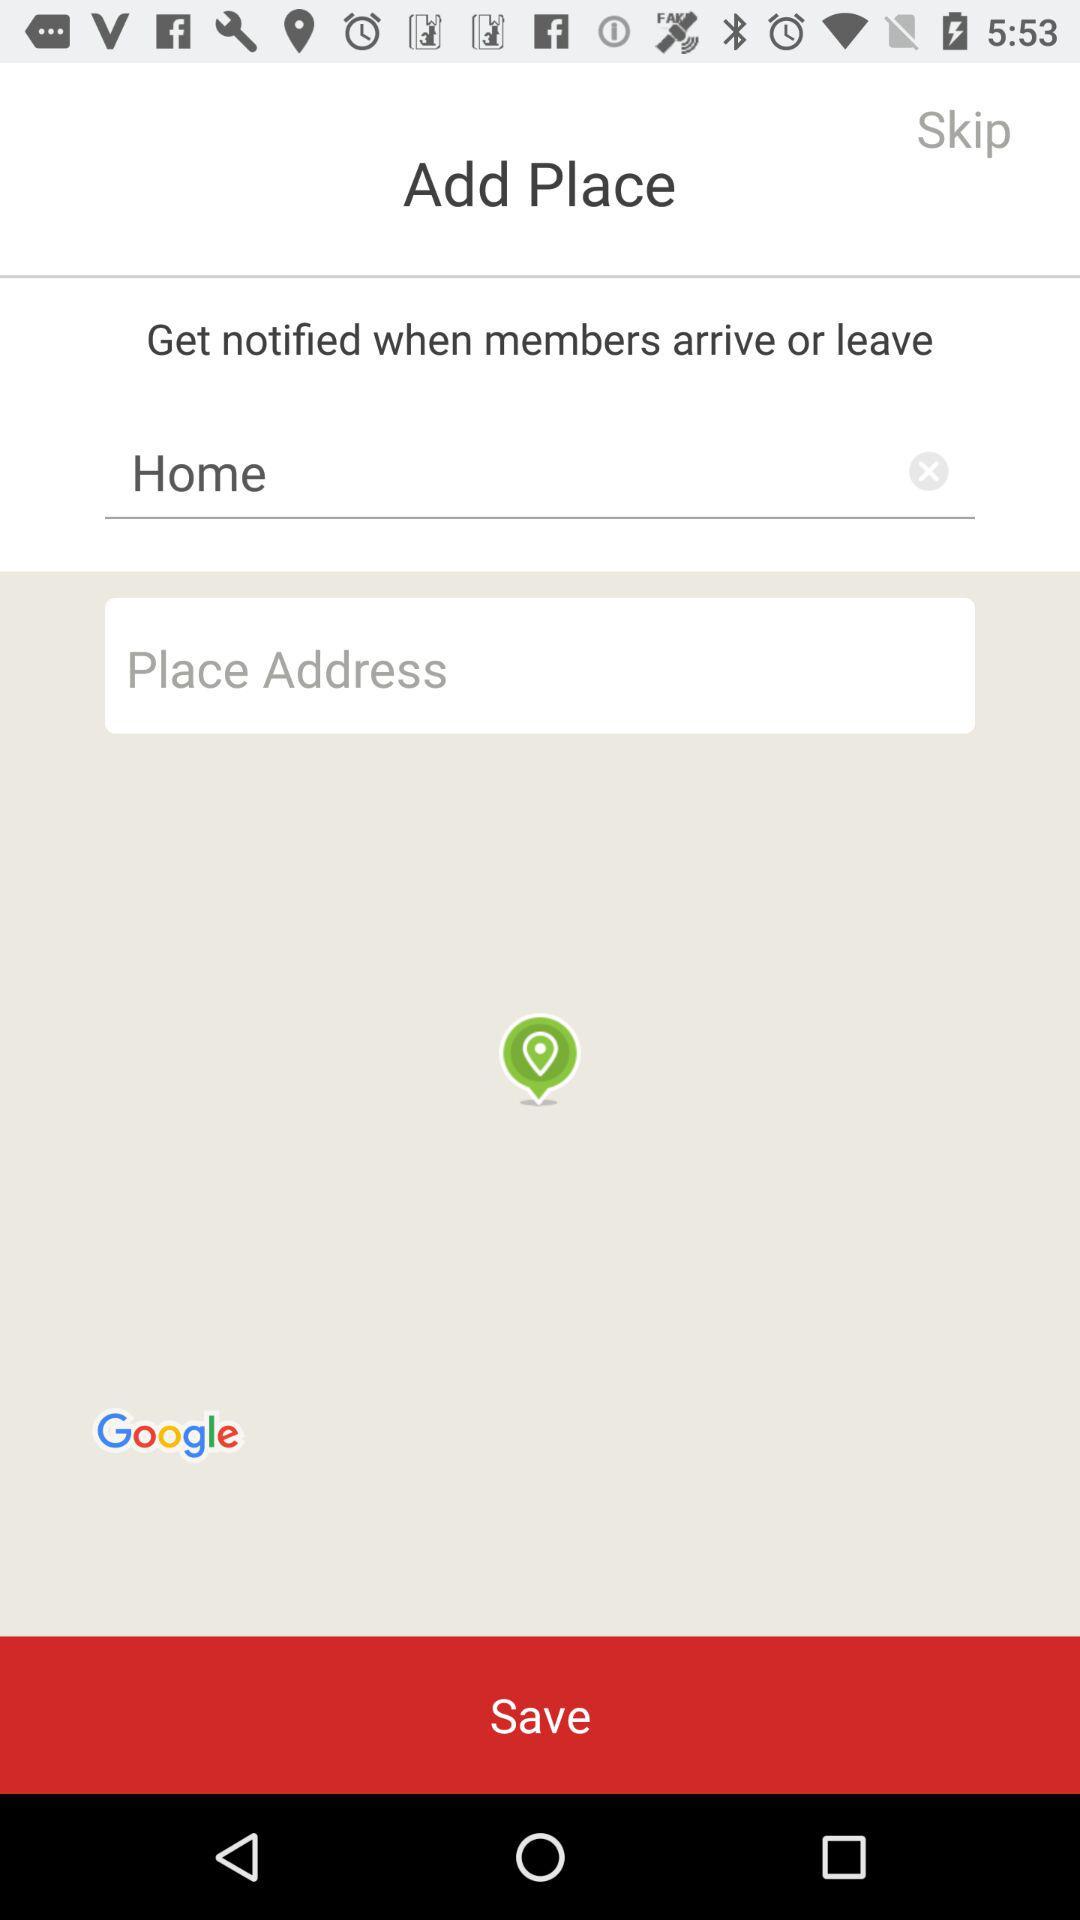  What do you see at coordinates (540, 470) in the screenshot?
I see `home item` at bounding box center [540, 470].